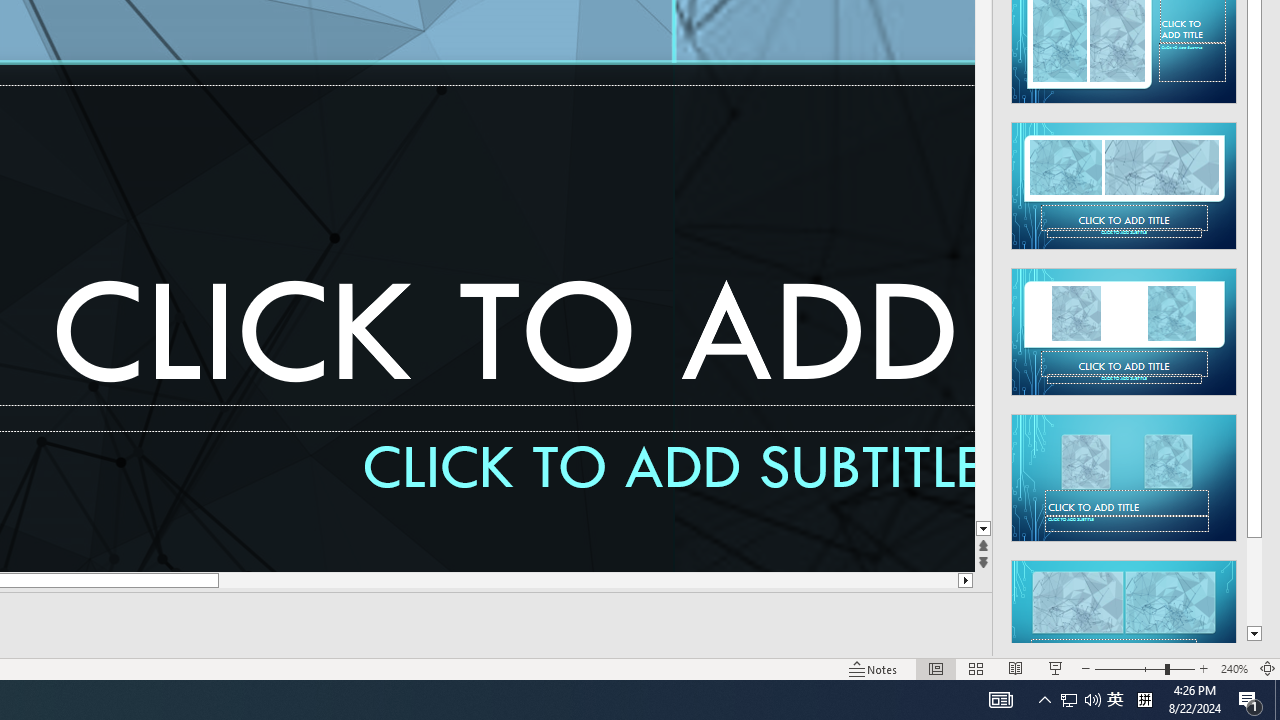 This screenshot has width=1280, height=720. I want to click on 'Zoom 240%', so click(1233, 669).